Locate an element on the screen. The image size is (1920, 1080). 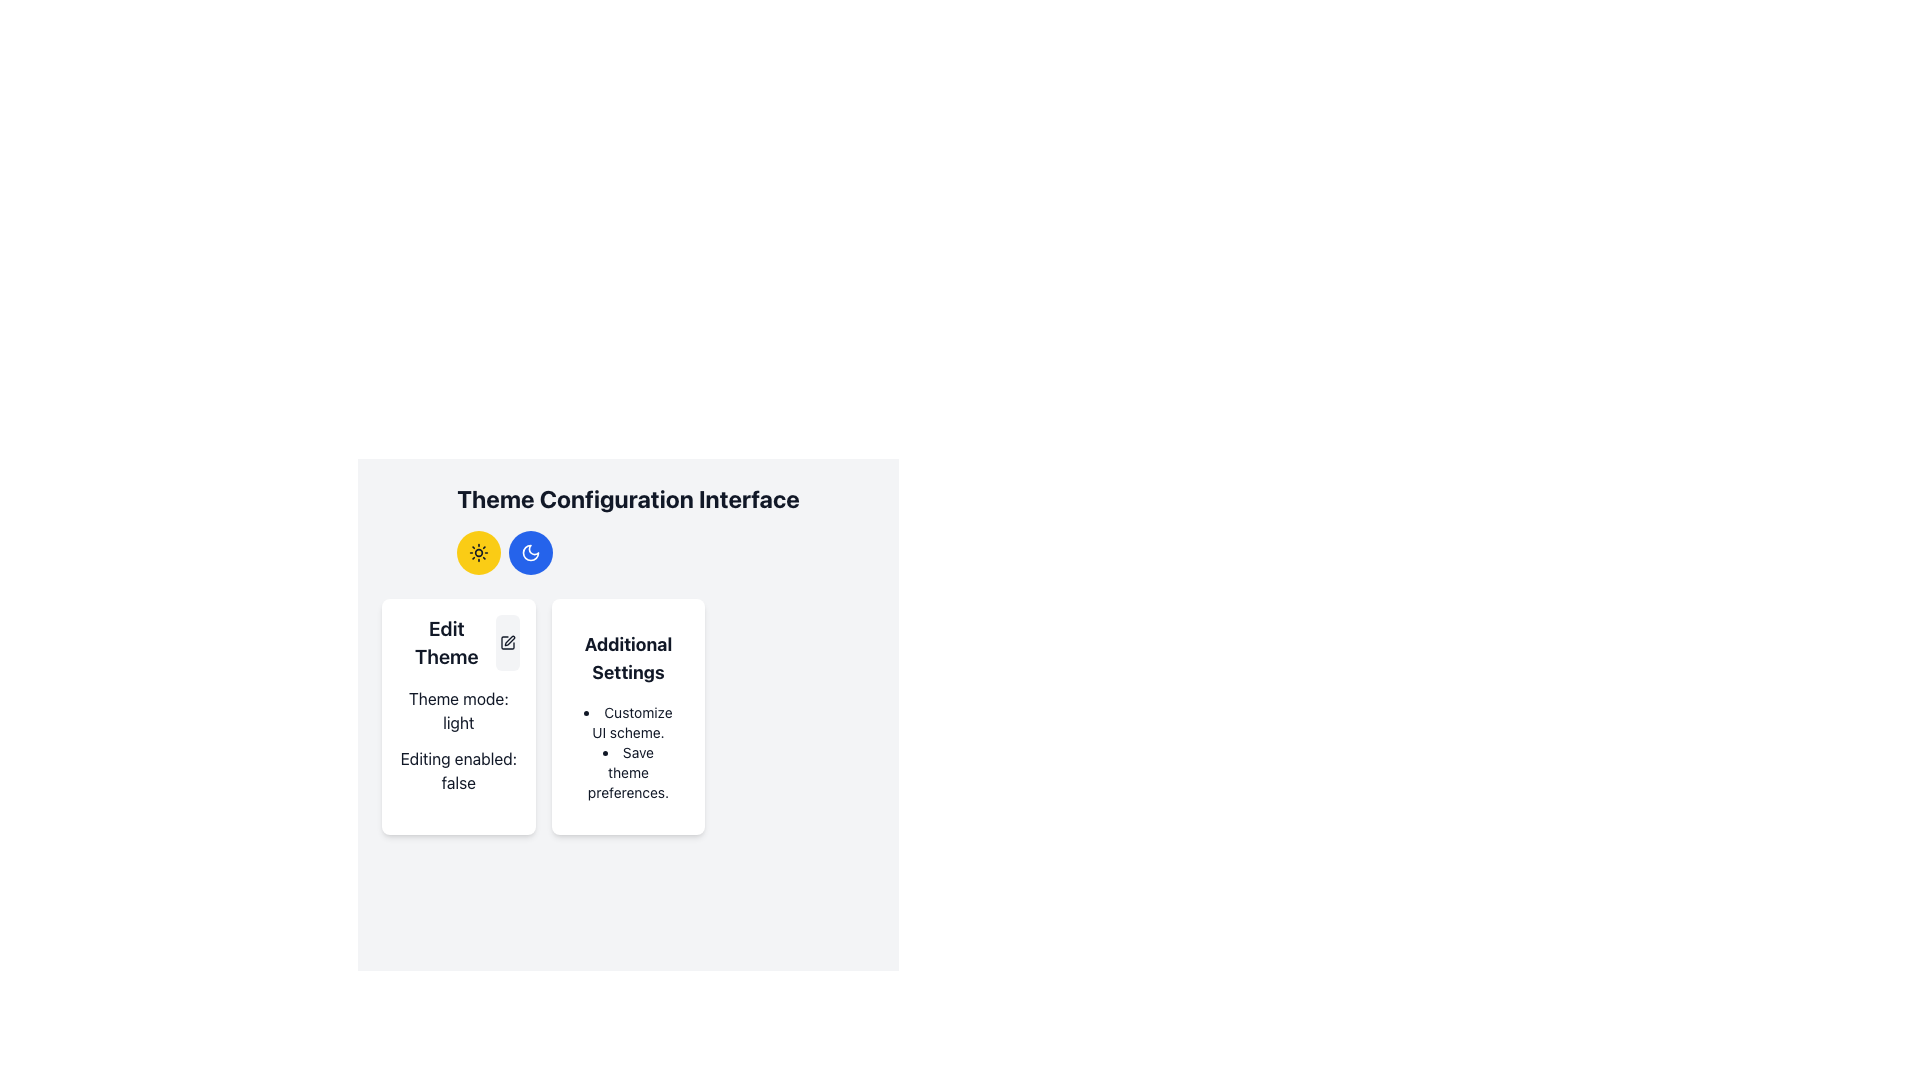
the text element that labels the 'UI scheme' customization, which is the first item in the Additional Settings section, positioned in the upper part of the right card next to the Edit Theme card is located at coordinates (627, 722).